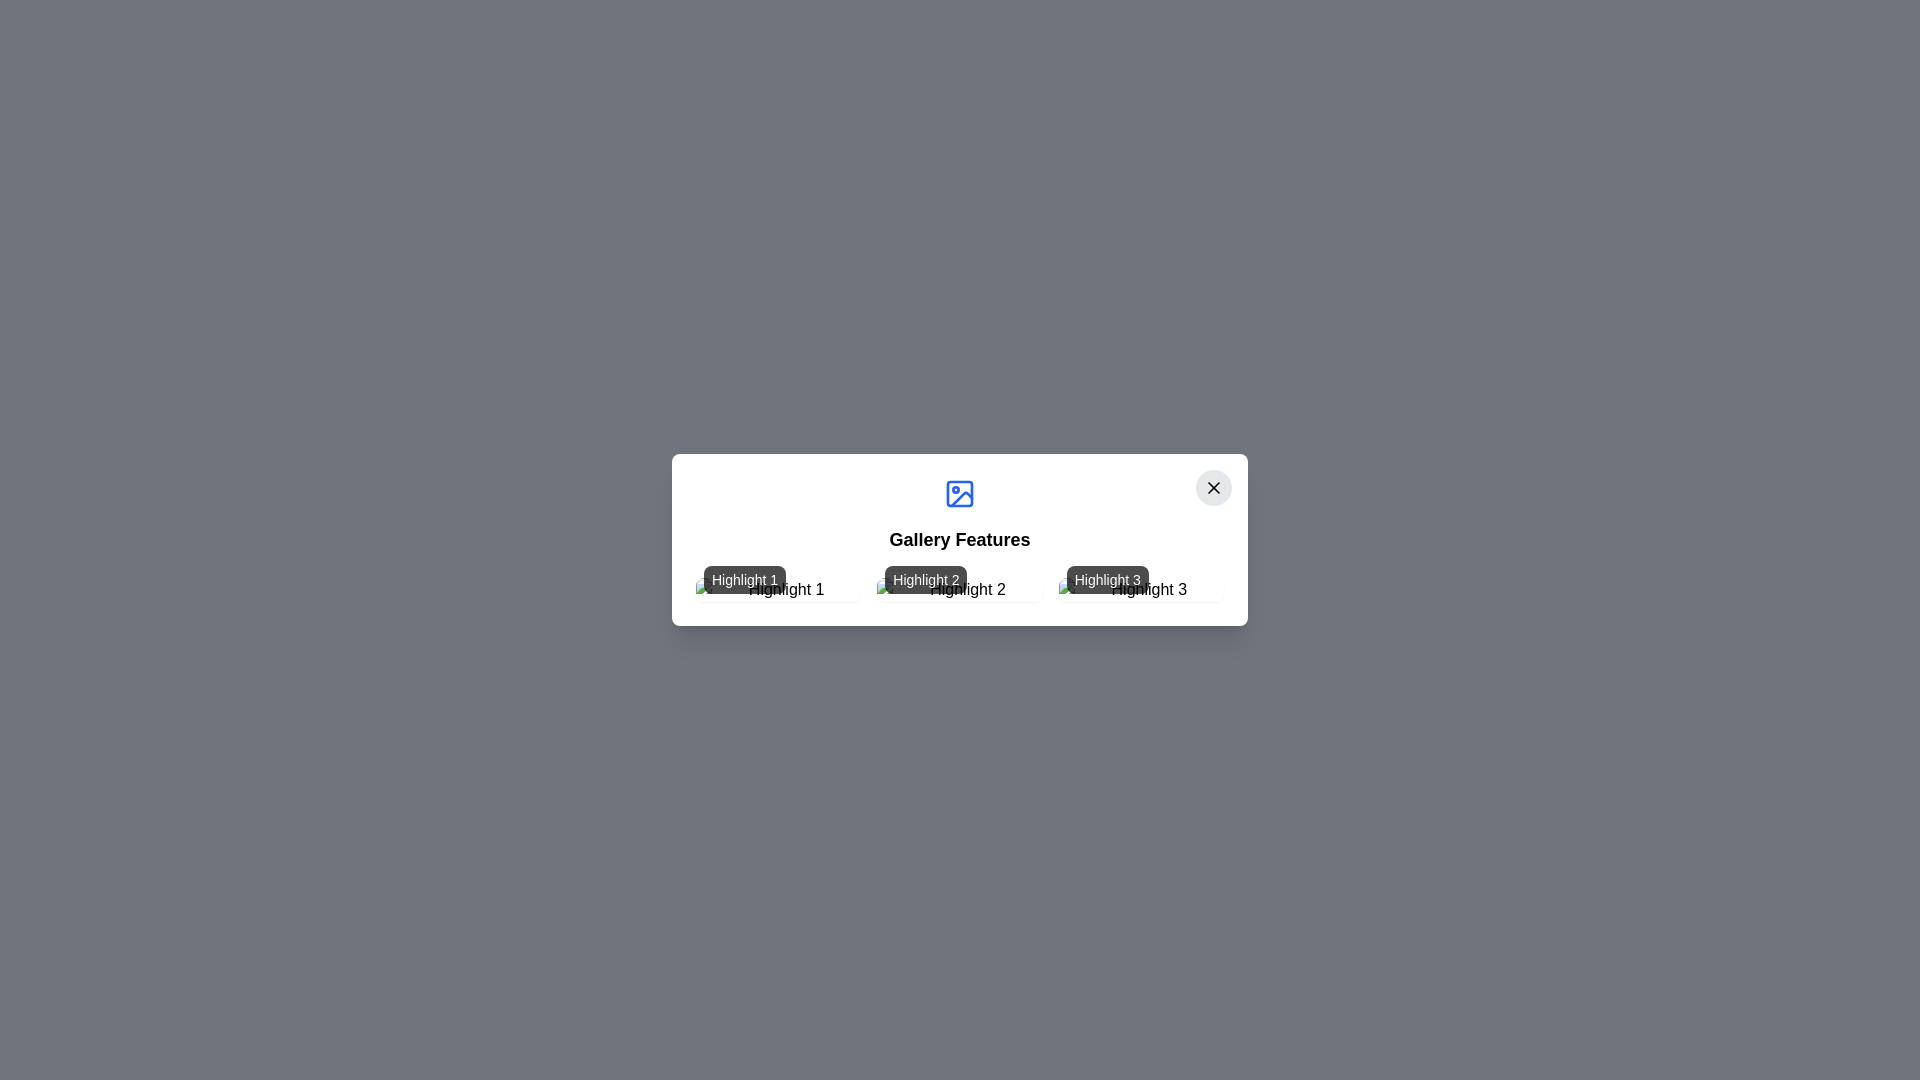  I want to click on the image labeled Highlight 1 to view its details, so click(777, 589).